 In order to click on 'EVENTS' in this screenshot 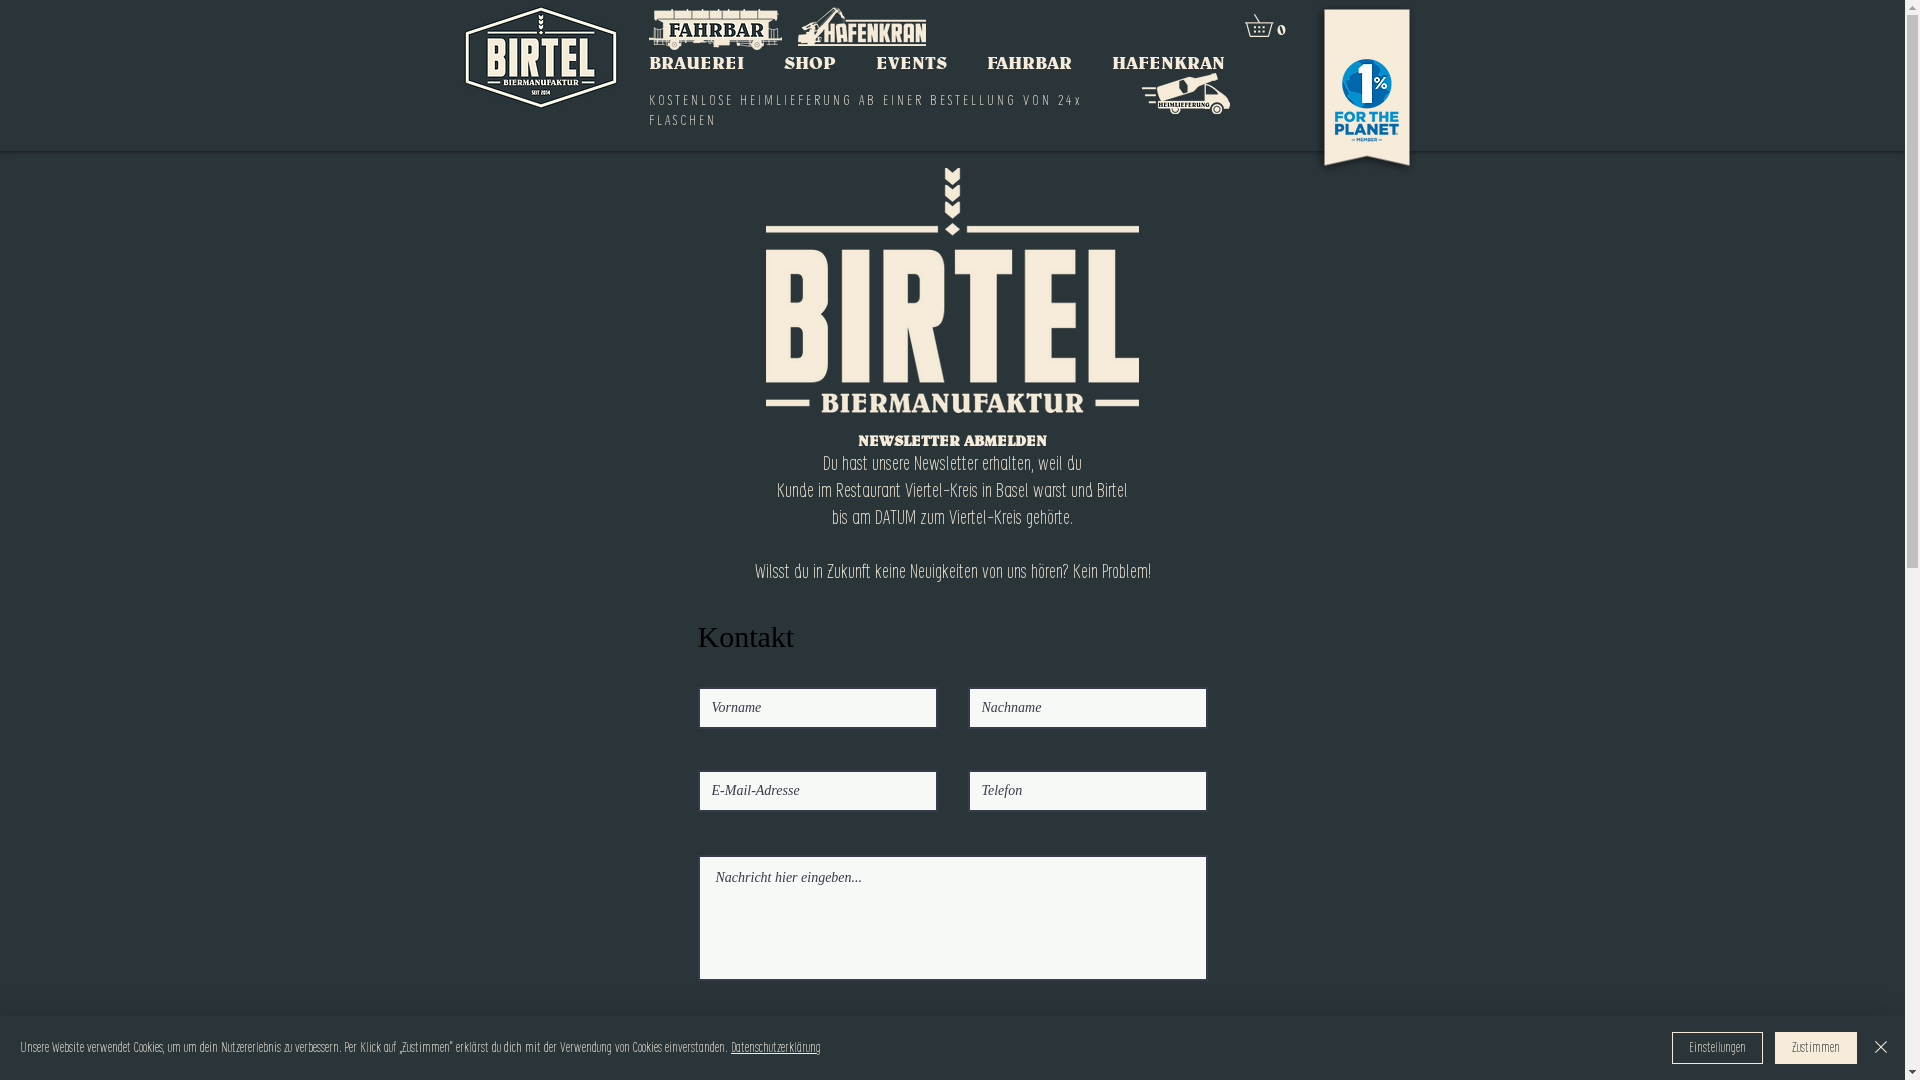, I will do `click(910, 61)`.